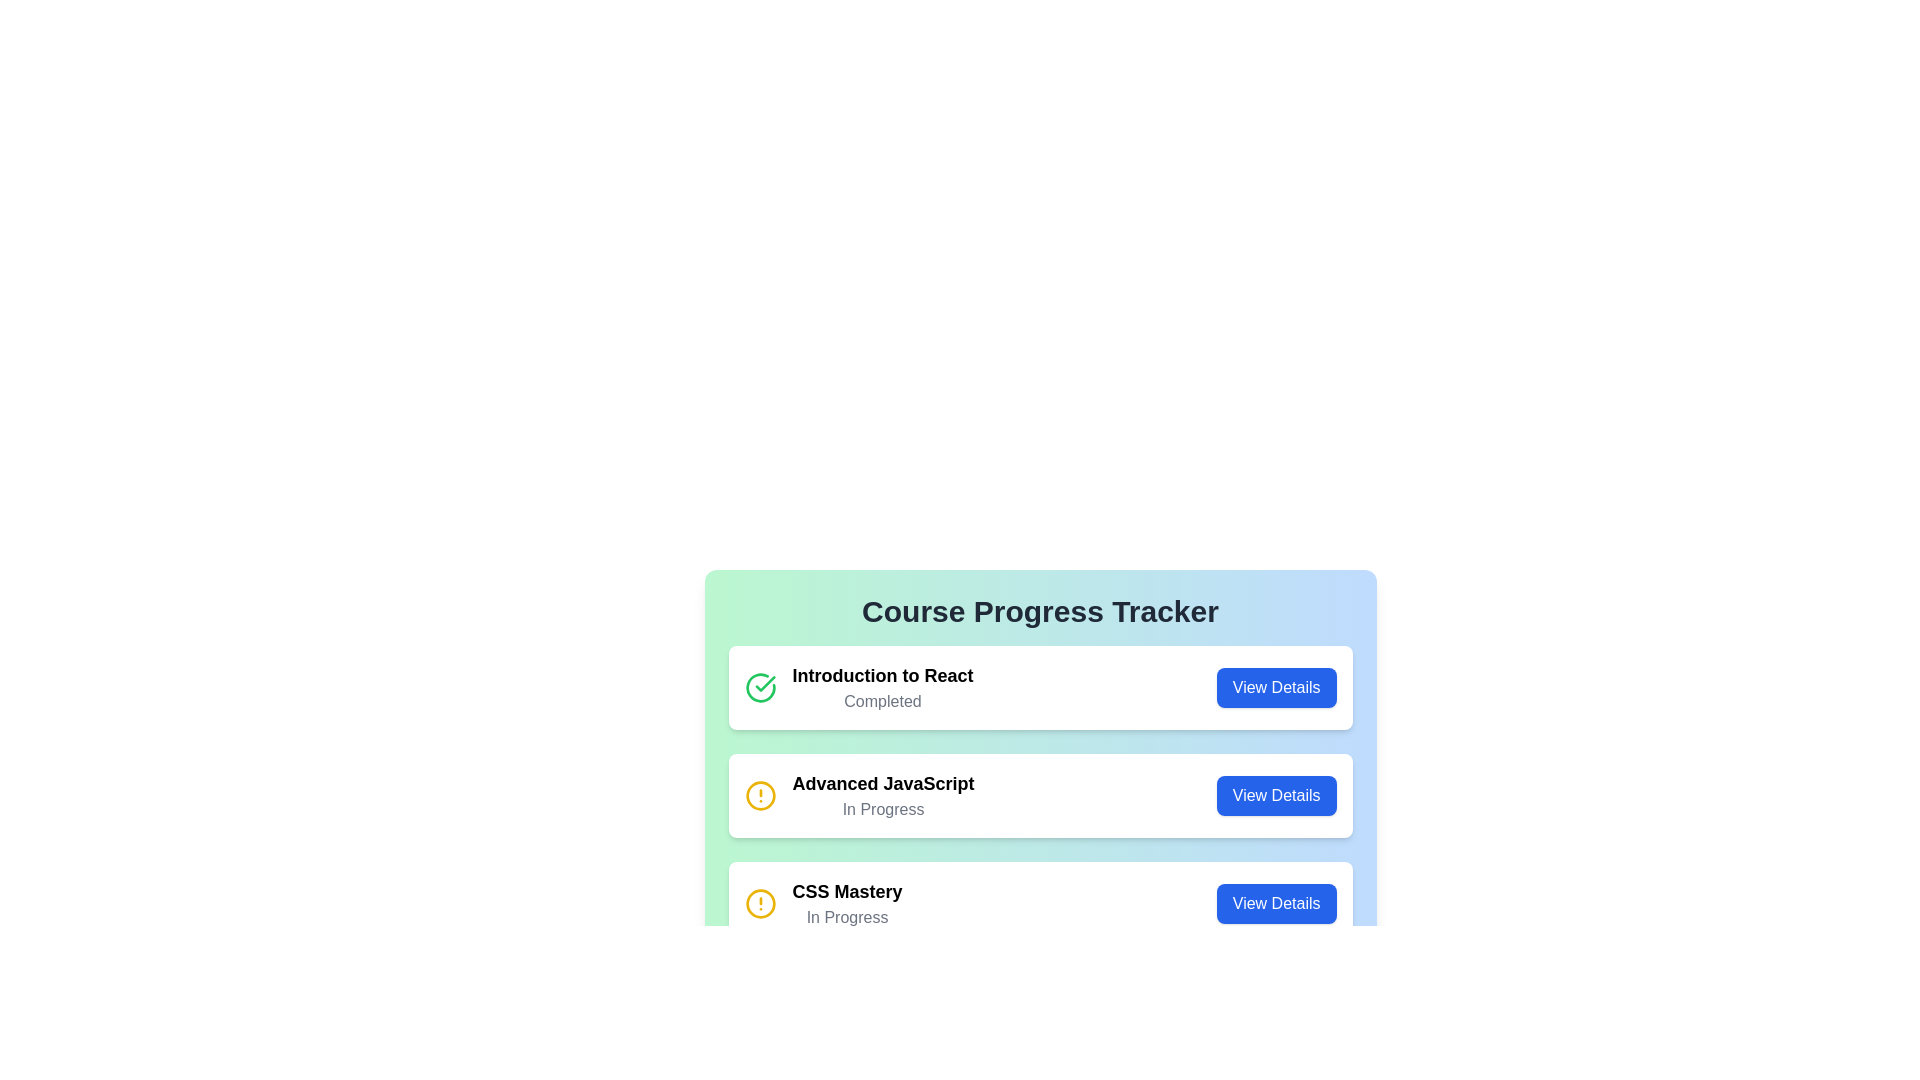 Image resolution: width=1920 pixels, height=1080 pixels. I want to click on the green circular icon with a checkmark, which indicates the completion status of the 'Introduction to React' course, located to the left of the text 'Completed', so click(759, 686).